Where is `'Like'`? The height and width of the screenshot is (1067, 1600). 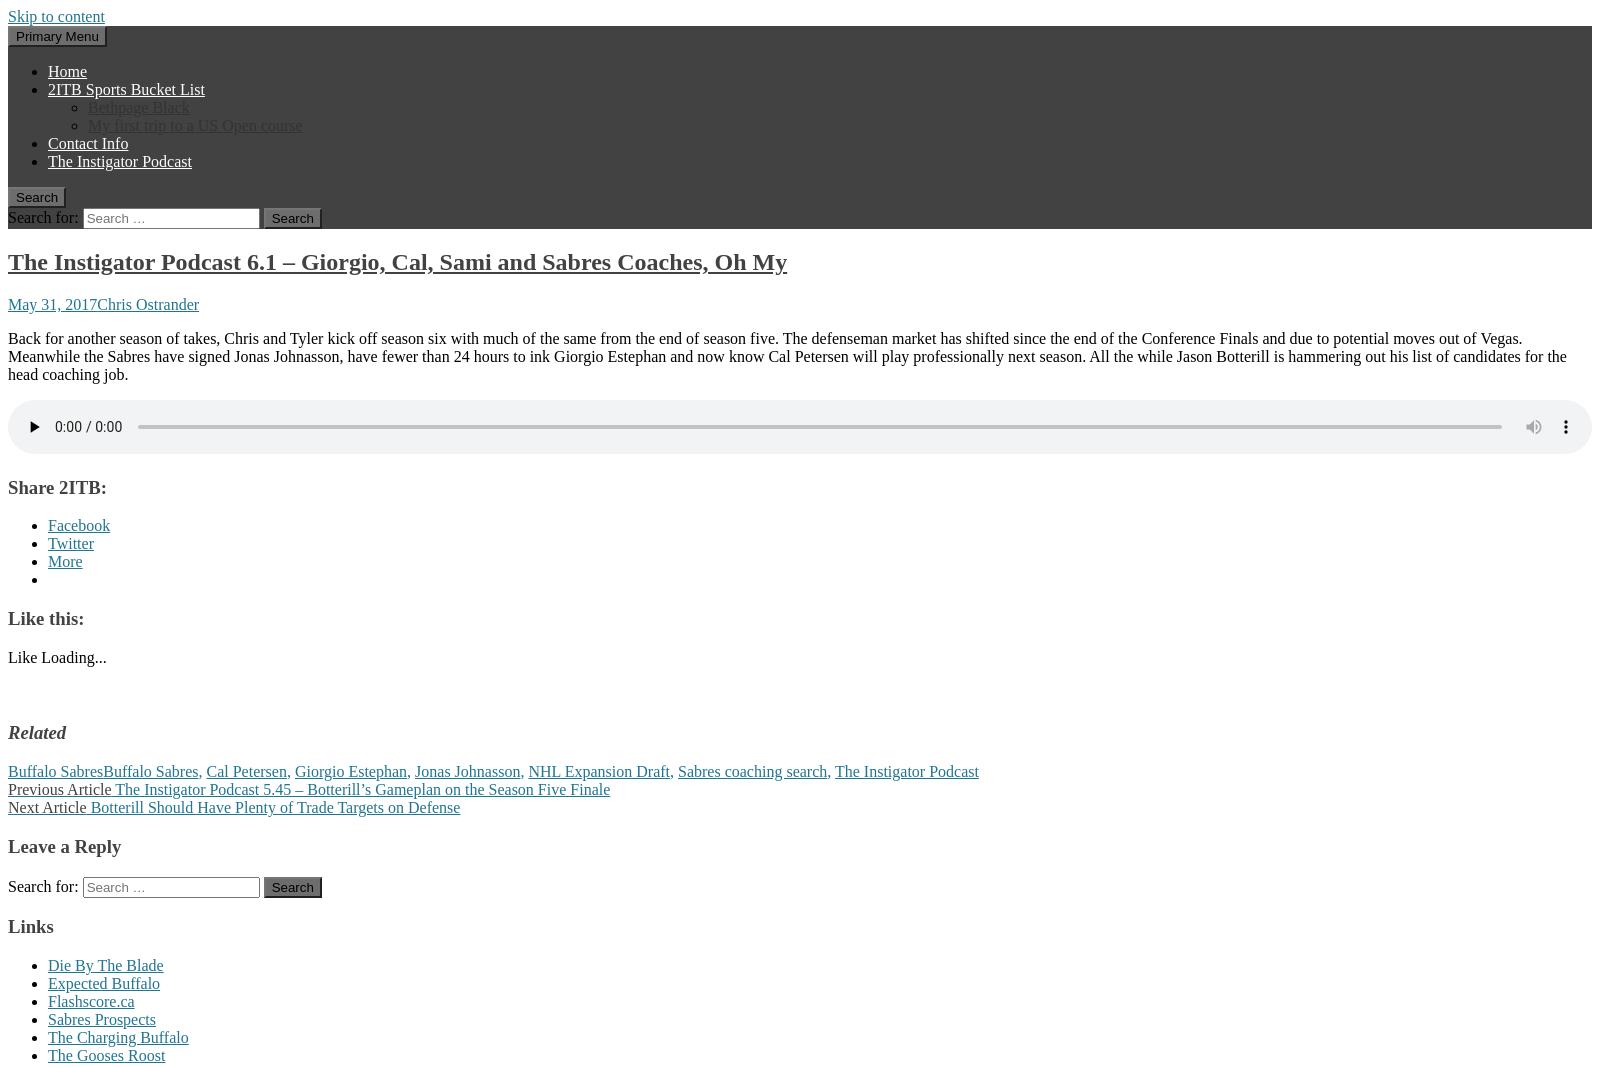
'Like' is located at coordinates (7, 656).